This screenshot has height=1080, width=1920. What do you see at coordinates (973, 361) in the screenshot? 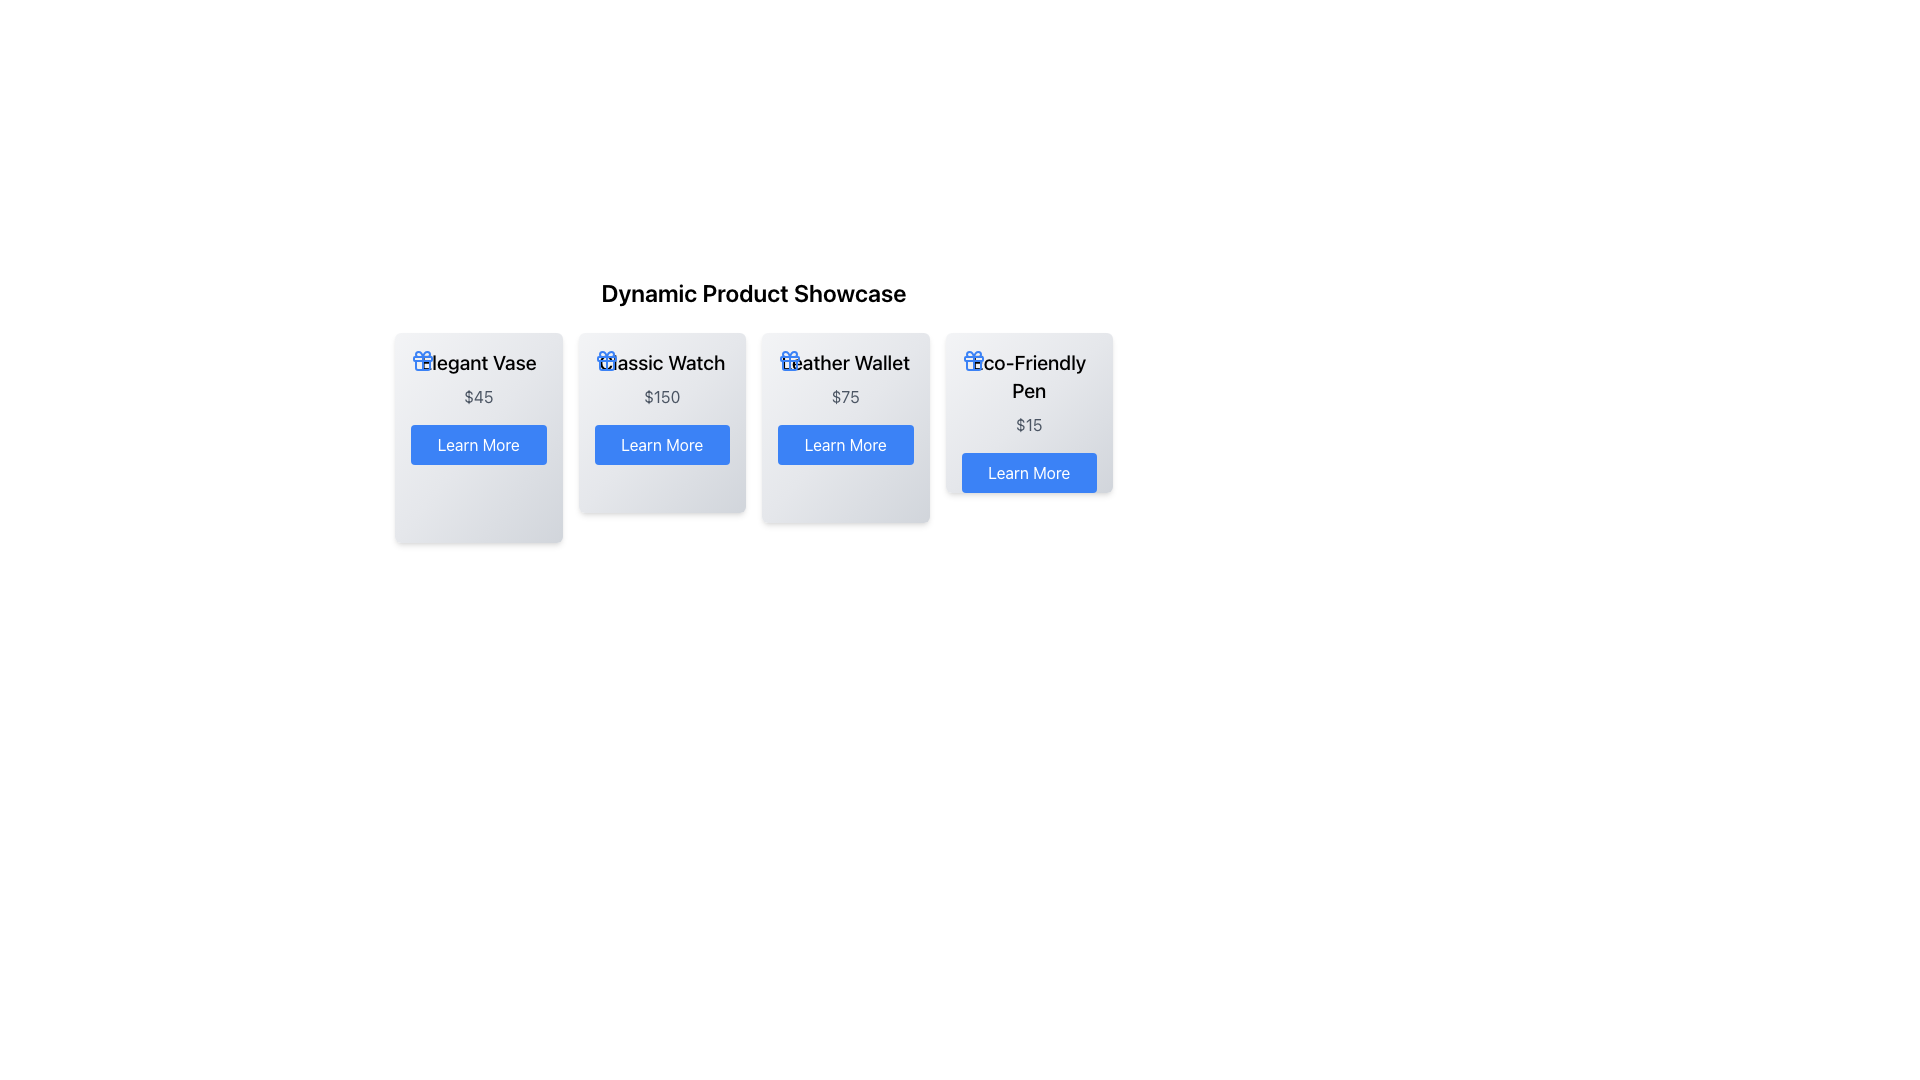
I see `the Decorative Icon resembling a gift box, which is blue in color and located at the top-left corner of the Eco-Friendly Pen product card` at bounding box center [973, 361].